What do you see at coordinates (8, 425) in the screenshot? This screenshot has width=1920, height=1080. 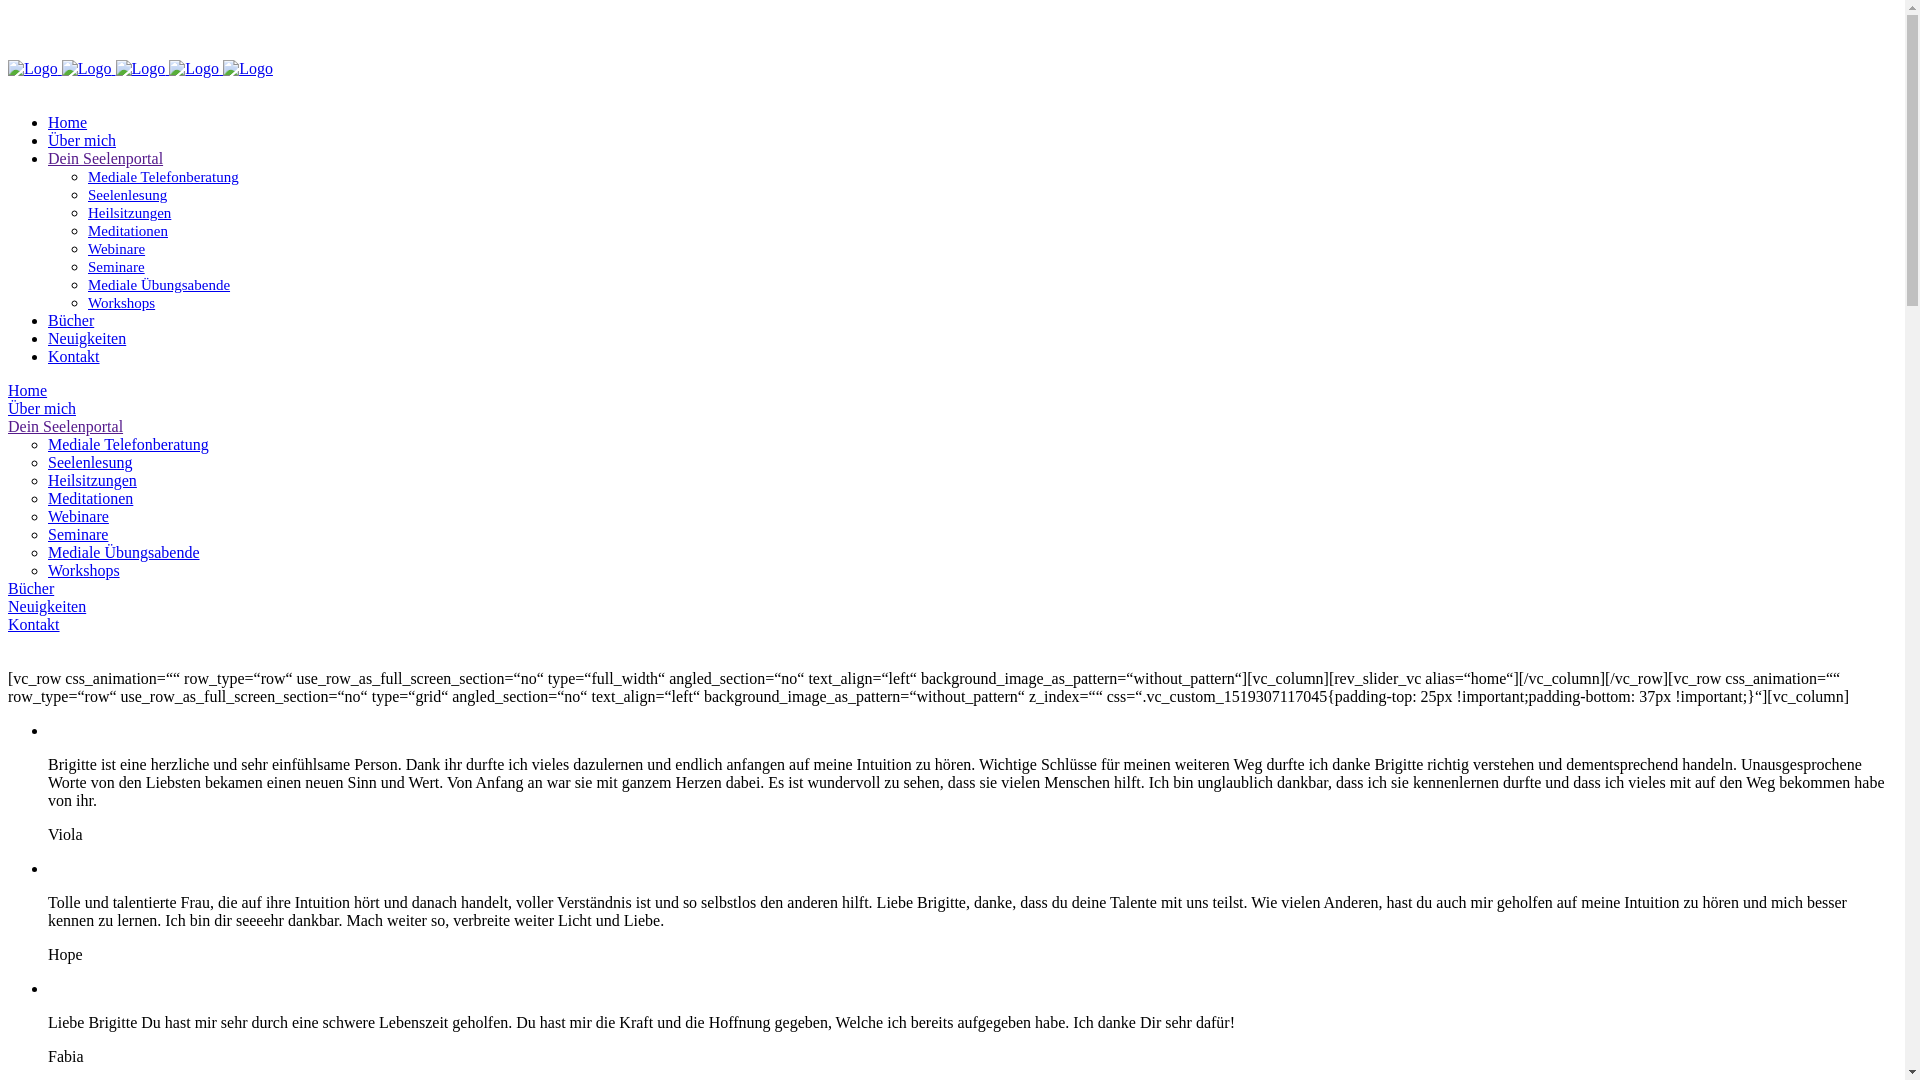 I see `'Dein Seelenportal'` at bounding box center [8, 425].